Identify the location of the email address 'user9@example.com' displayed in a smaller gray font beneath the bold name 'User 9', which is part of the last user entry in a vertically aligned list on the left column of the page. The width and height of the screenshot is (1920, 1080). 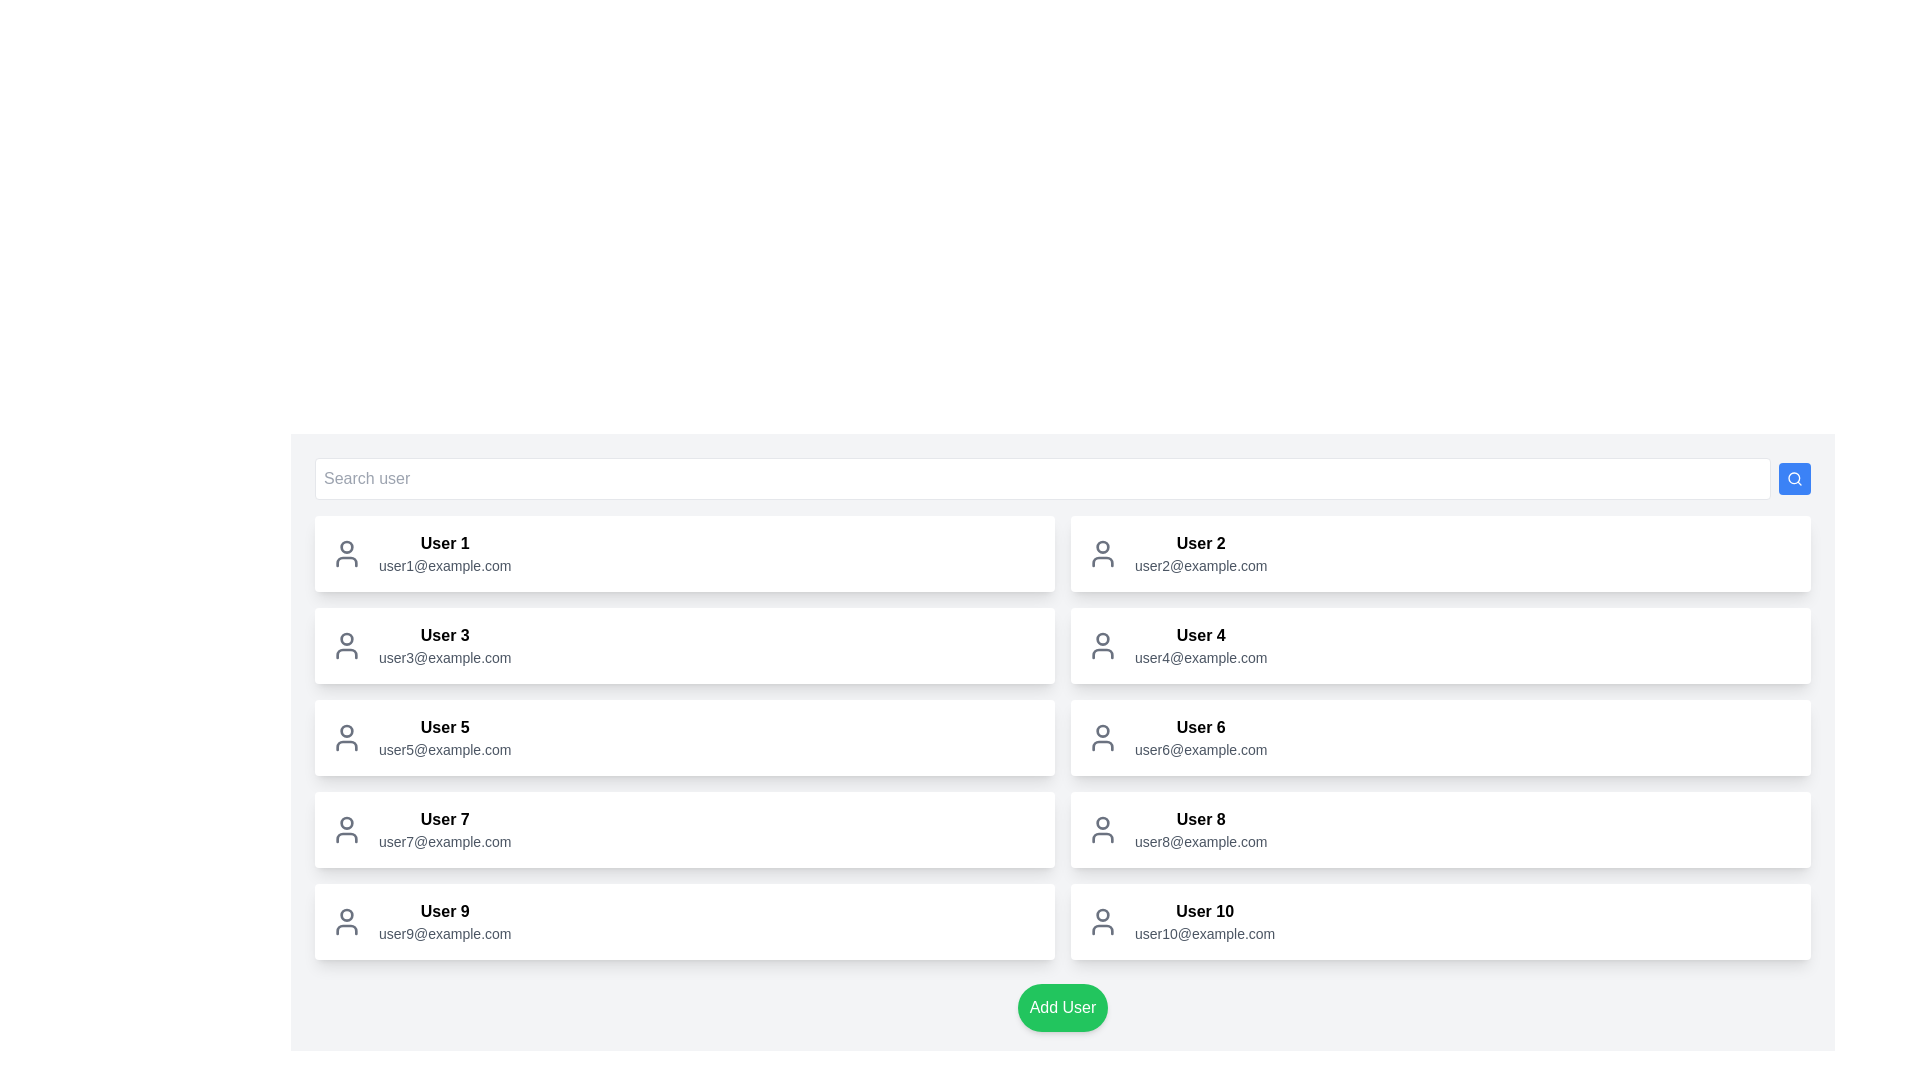
(444, 933).